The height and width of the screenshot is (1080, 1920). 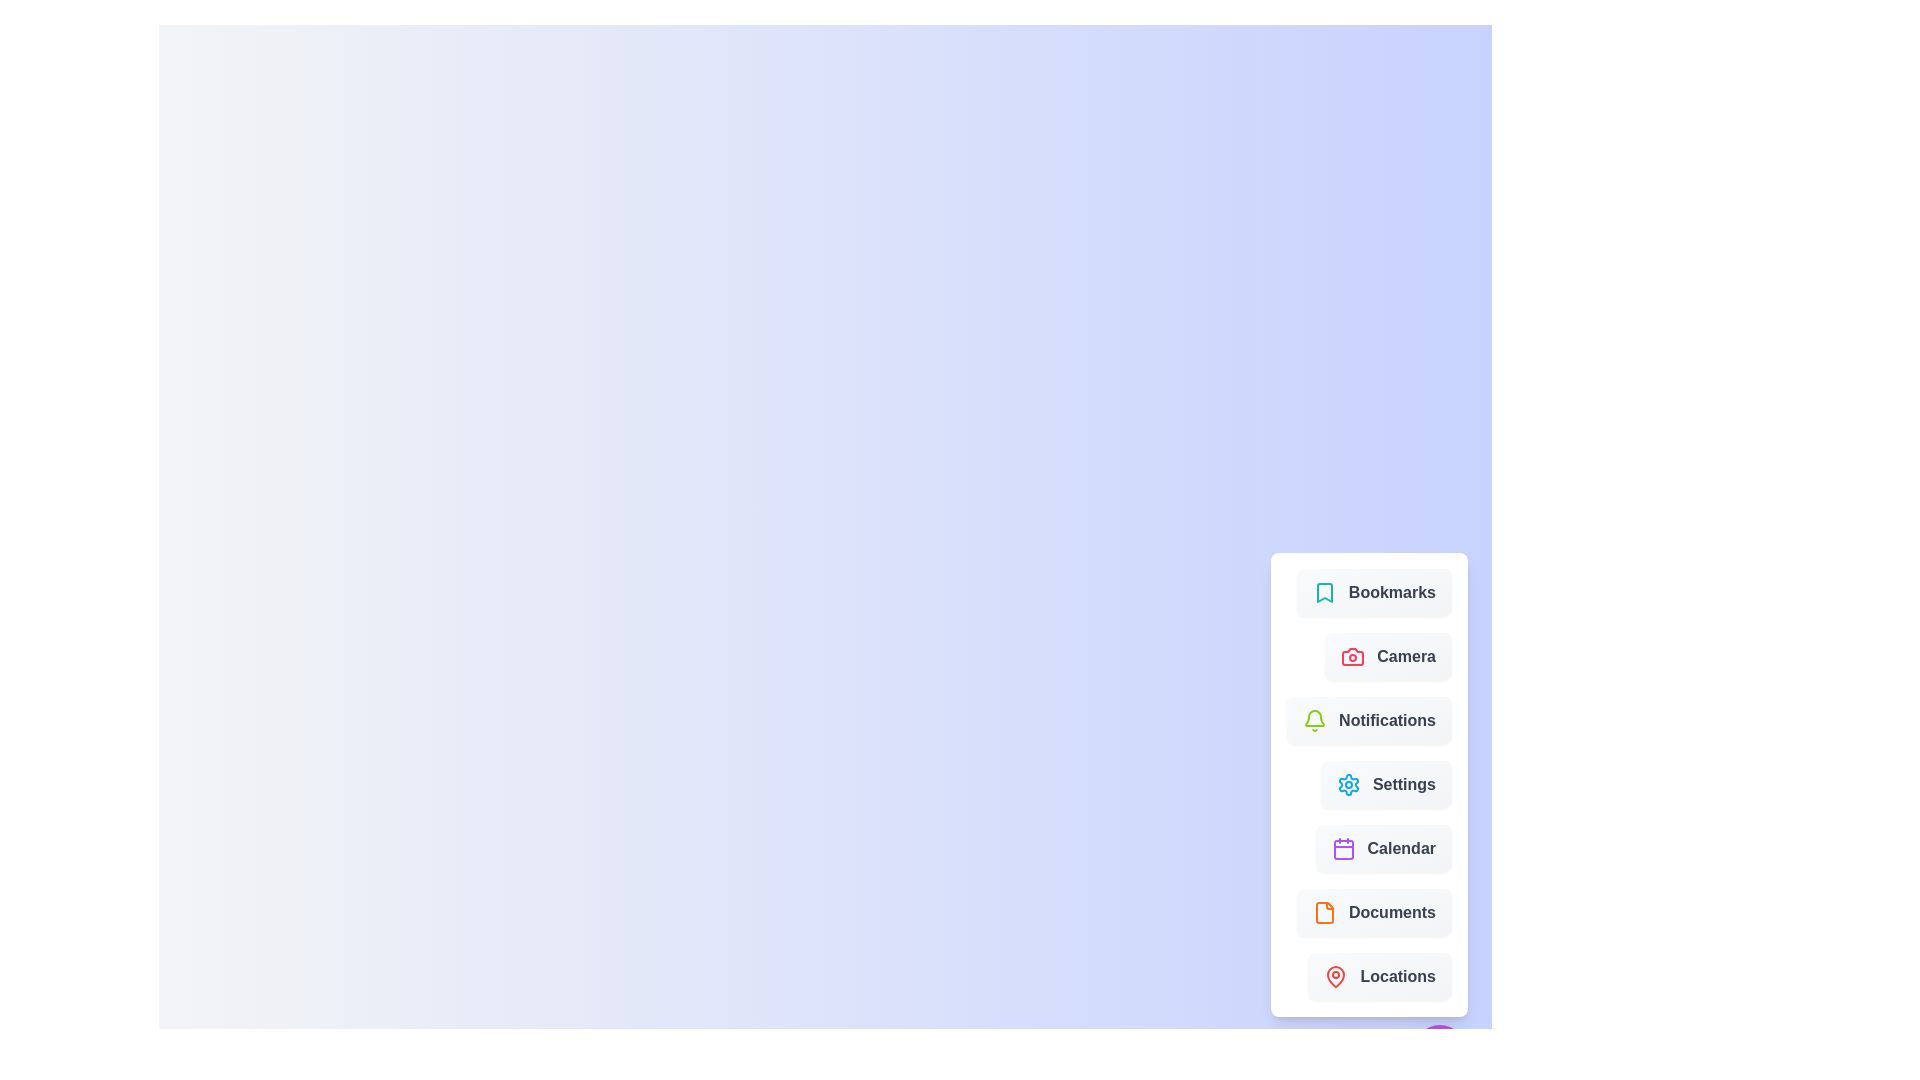 What do you see at coordinates (1372, 592) in the screenshot?
I see `the menu item labeled 'Bookmarks' to see its visual feedback` at bounding box center [1372, 592].